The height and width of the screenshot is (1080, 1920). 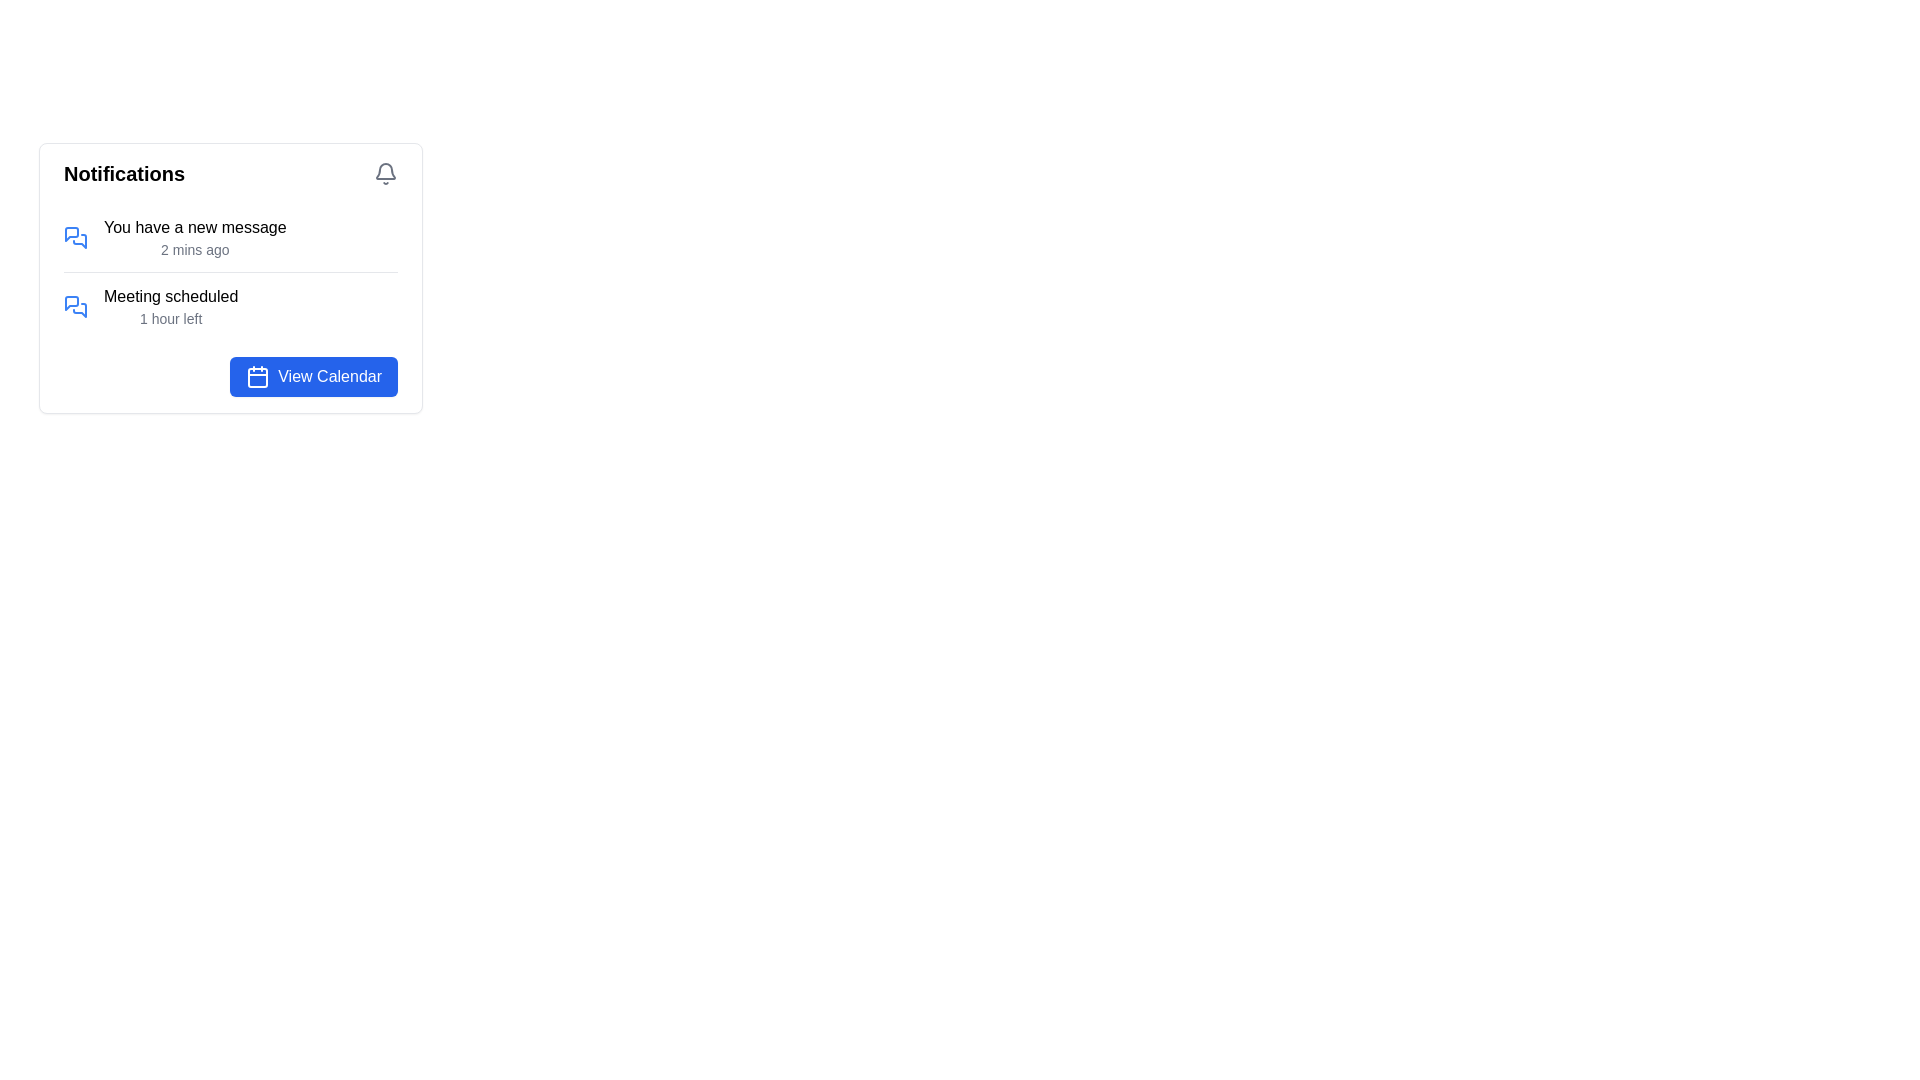 I want to click on the 'View Calendar' text label, which is styled in white font against a blue background and part of an interactive button component, located centrally next to a calendar icon, so click(x=330, y=377).